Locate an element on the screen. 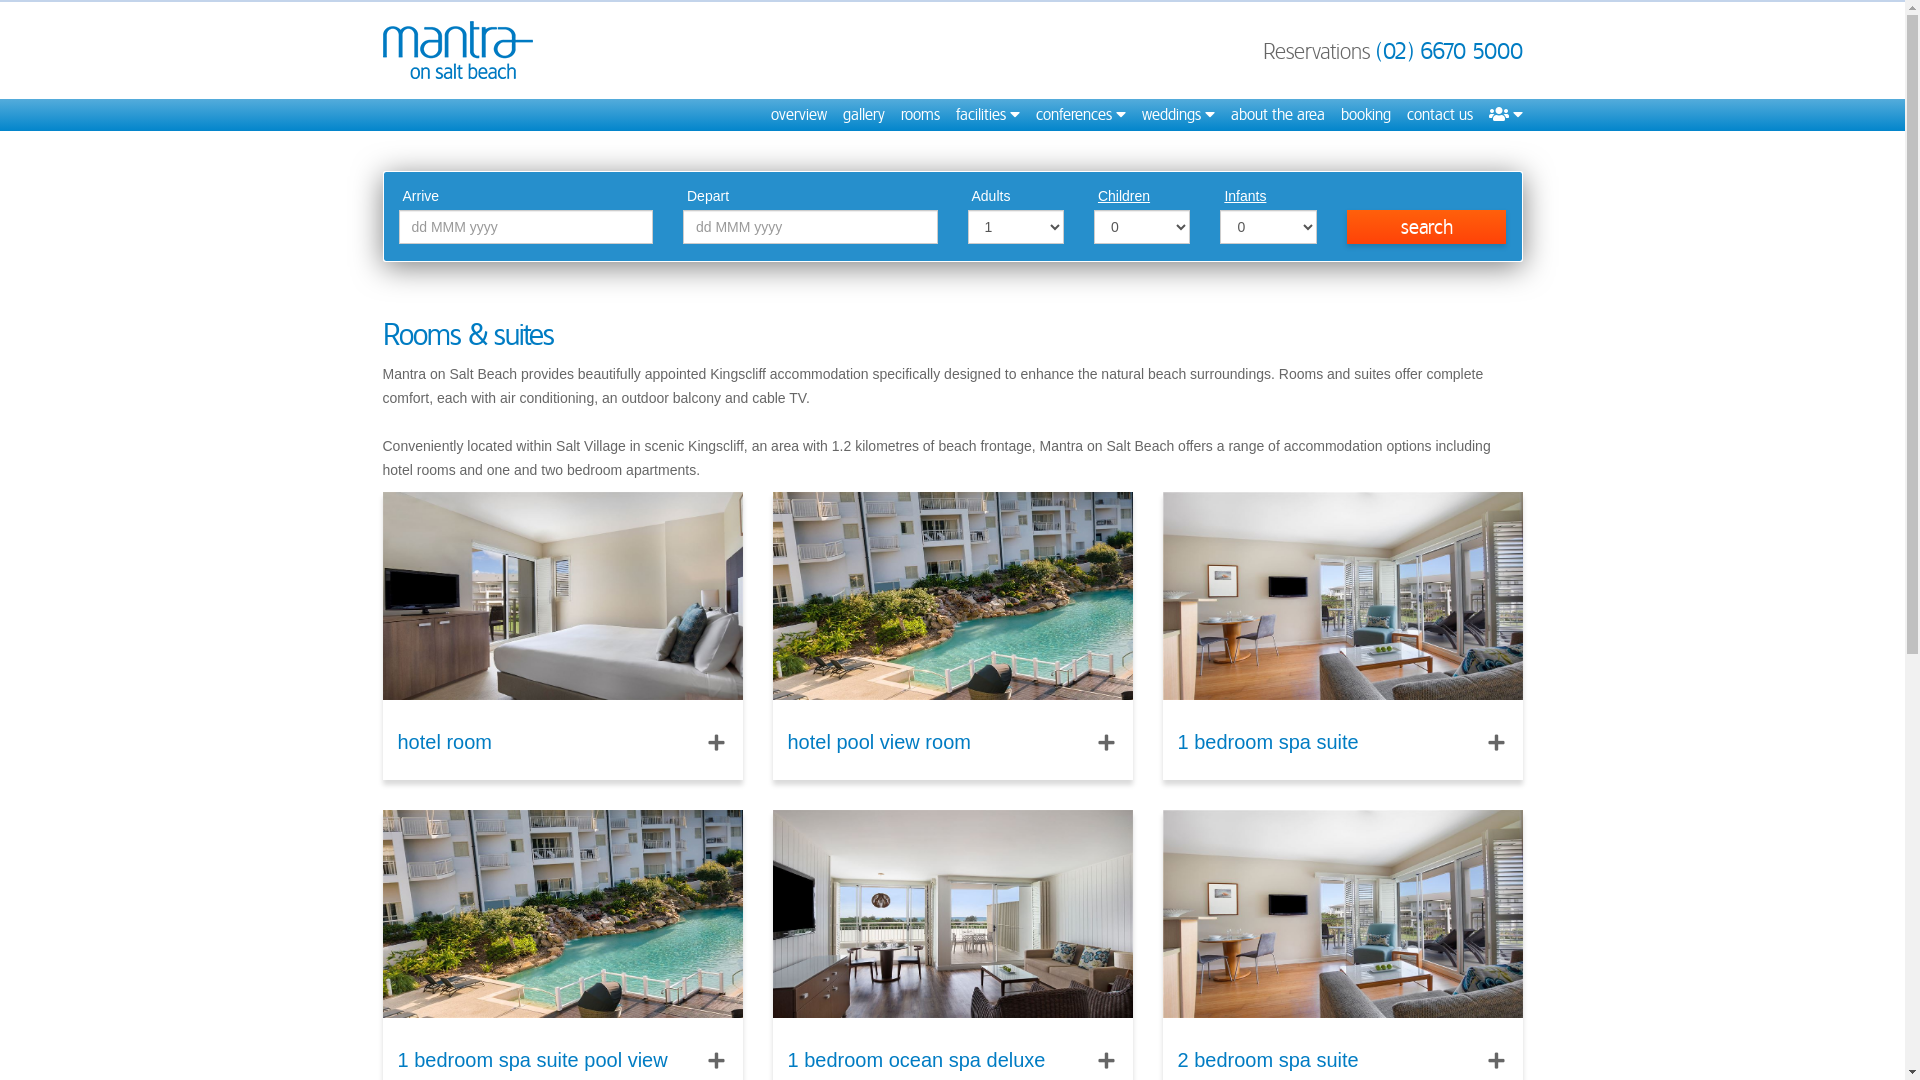 Image resolution: width=1920 pixels, height=1080 pixels. 'search' is located at coordinates (1425, 226).